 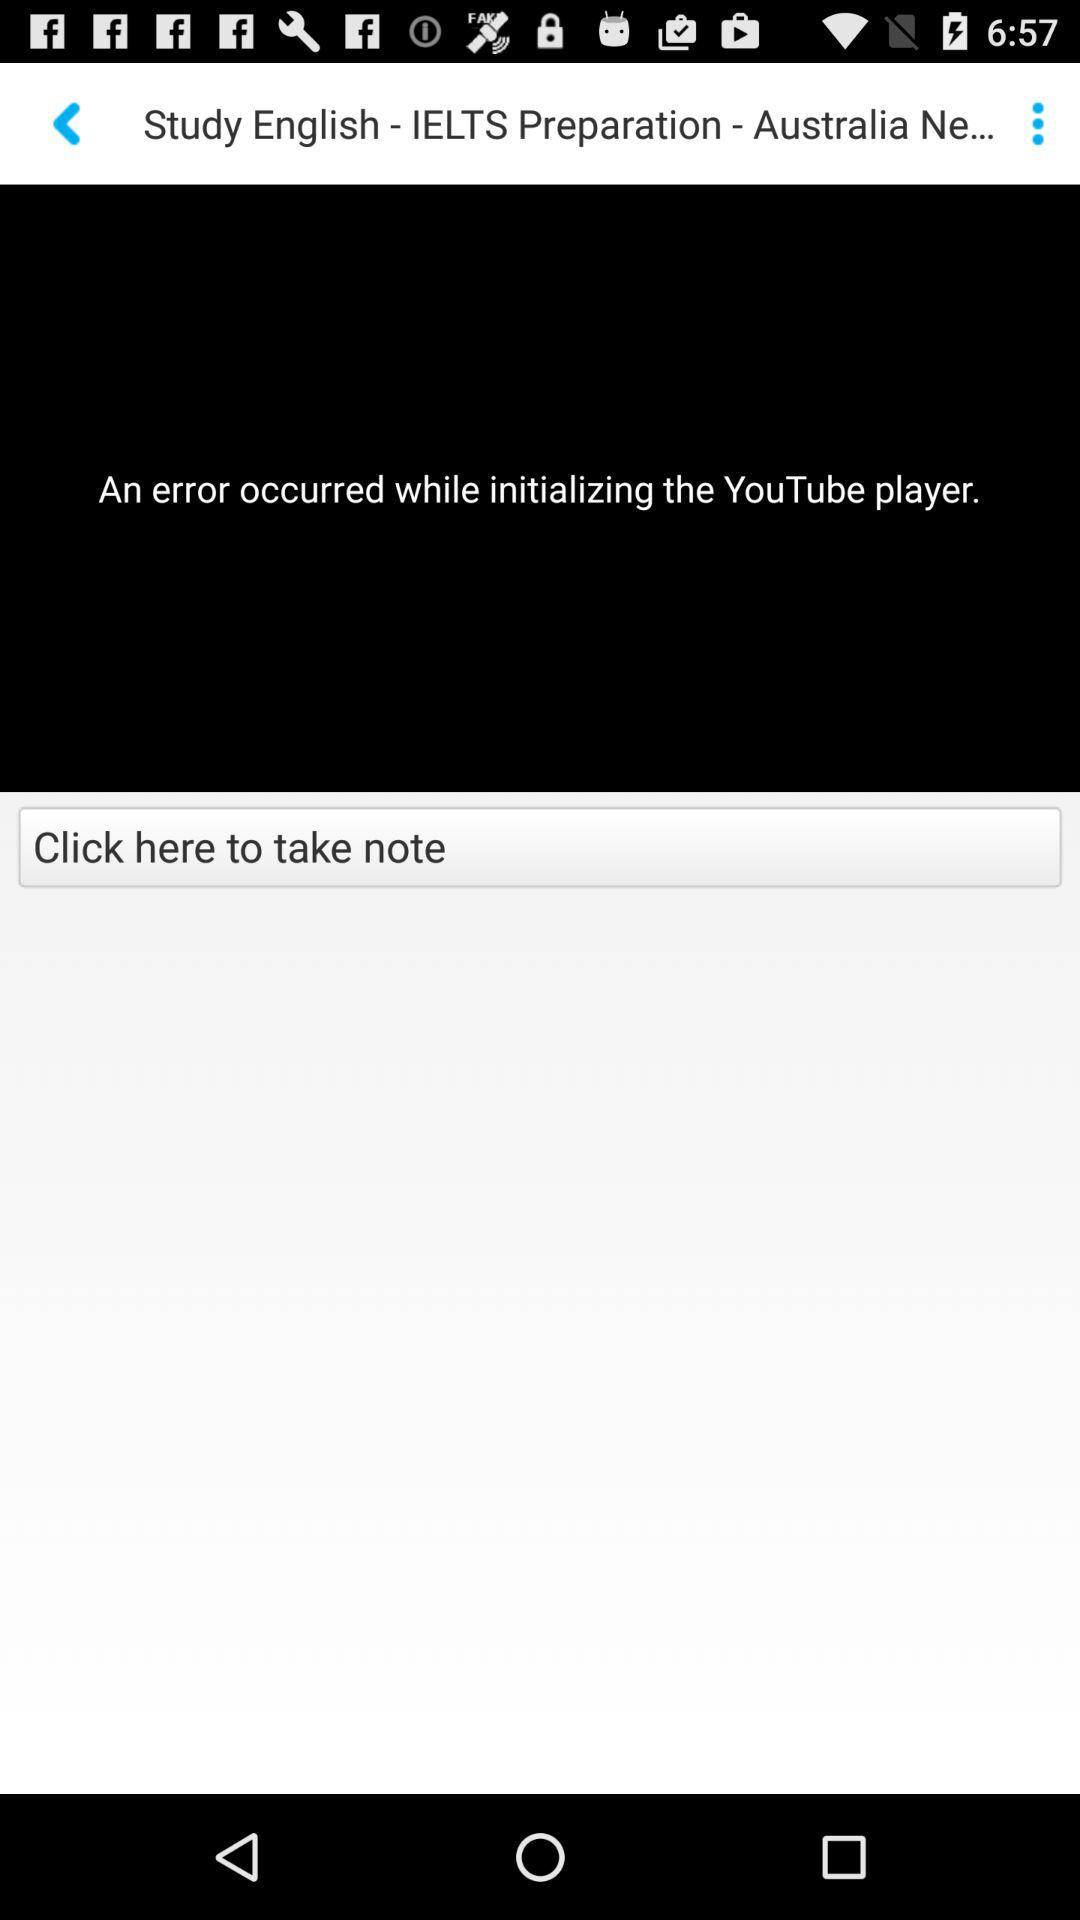 I want to click on more options, so click(x=1036, y=122).